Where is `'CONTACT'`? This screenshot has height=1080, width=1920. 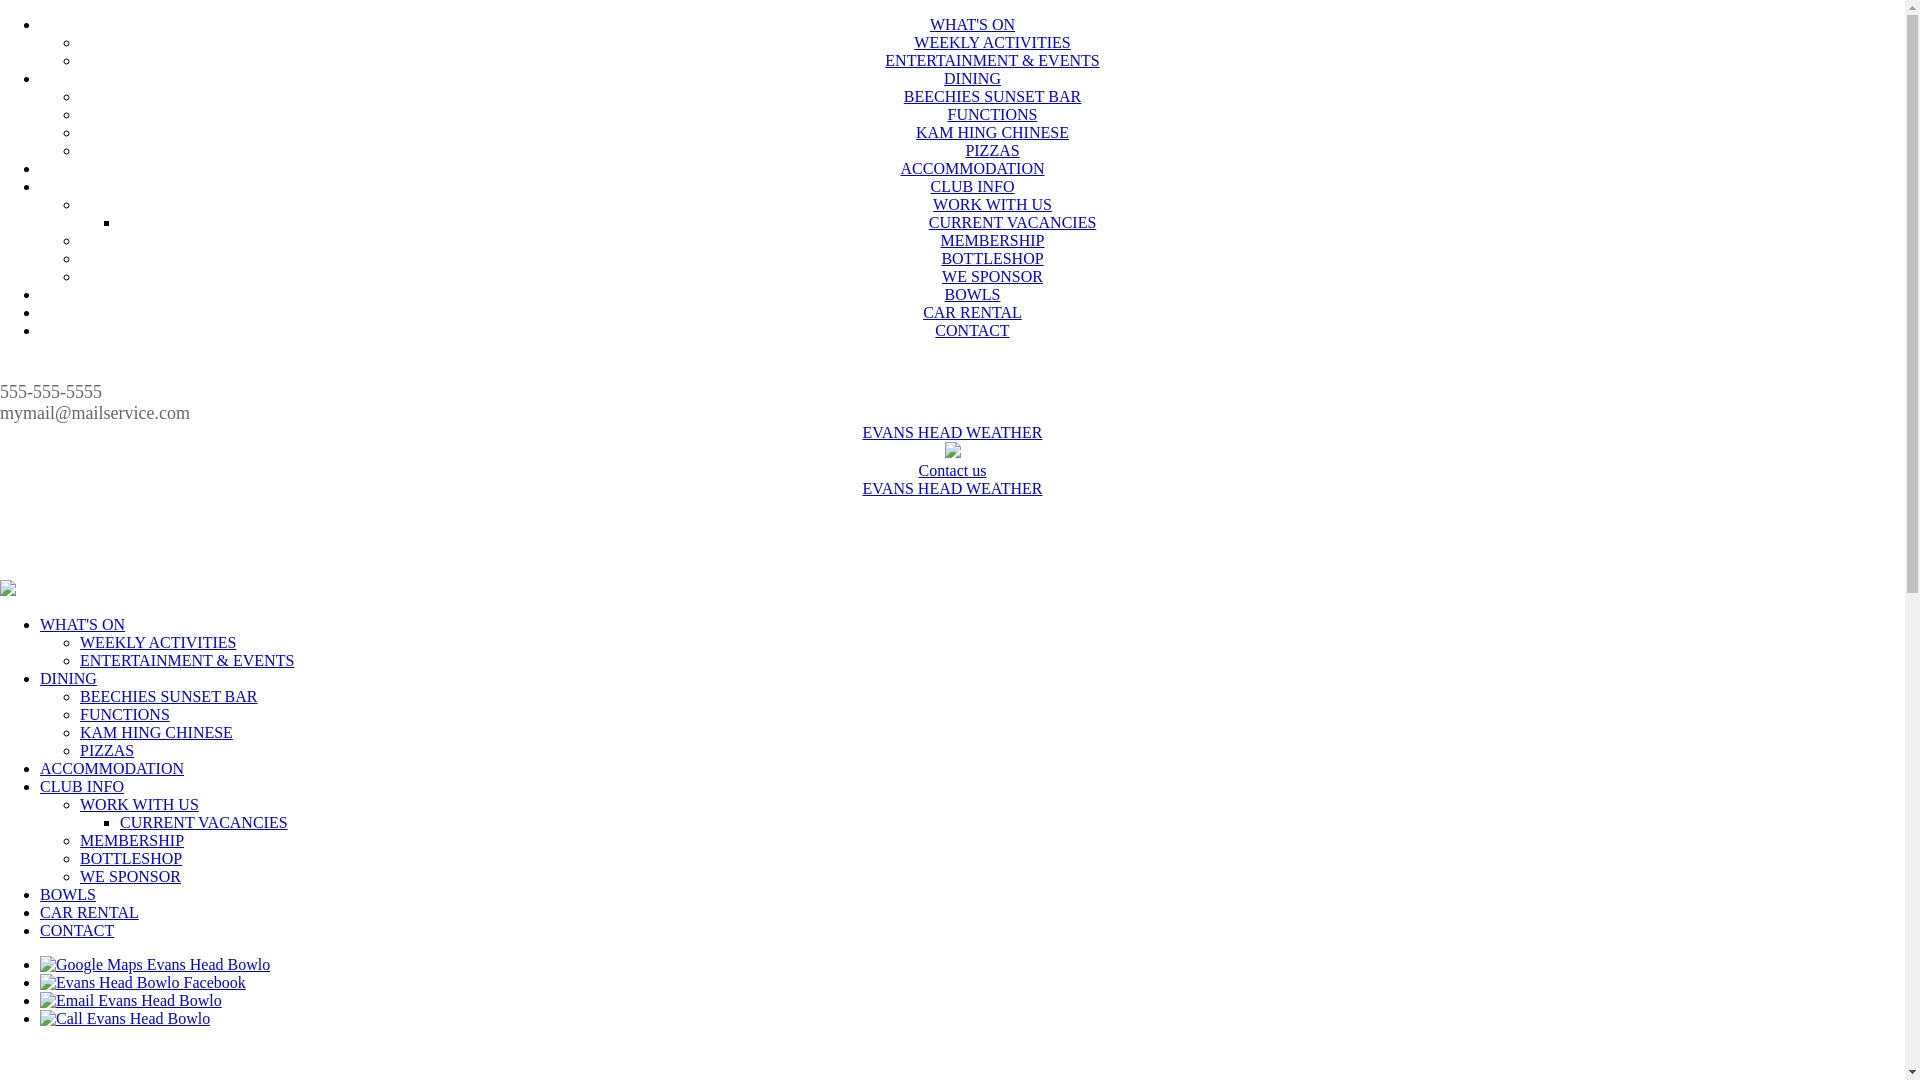 'CONTACT' is located at coordinates (76, 930).